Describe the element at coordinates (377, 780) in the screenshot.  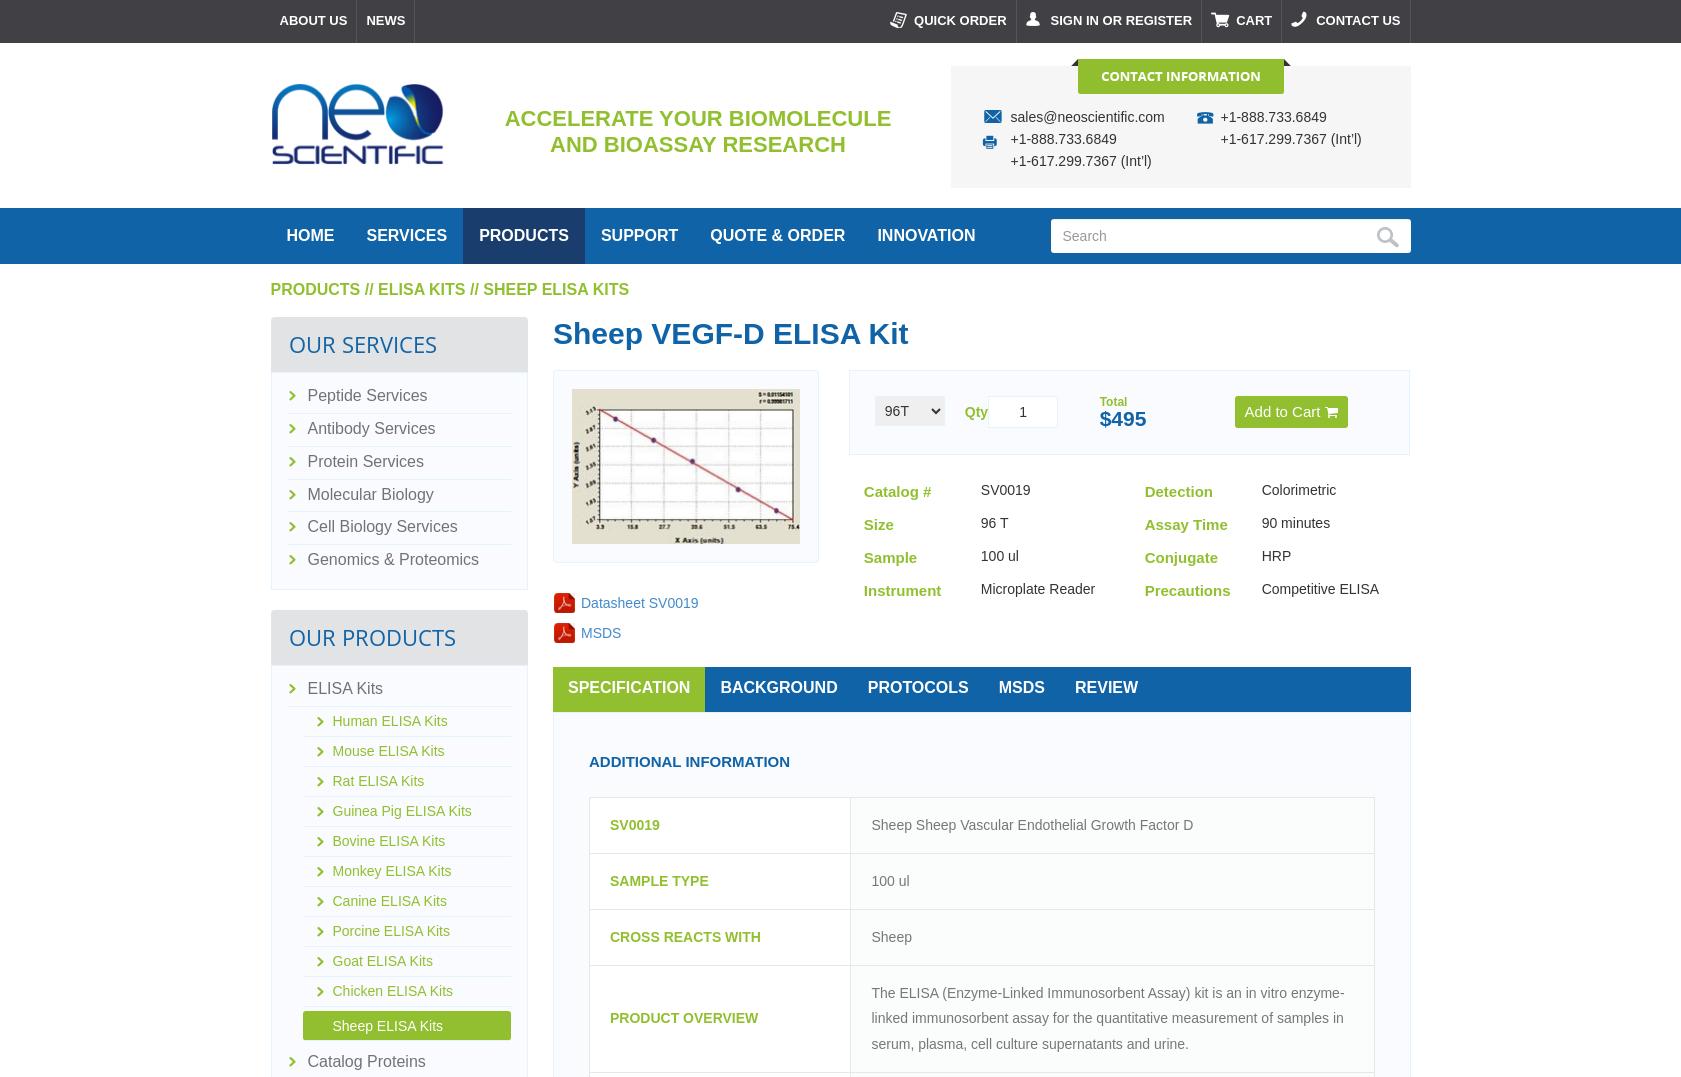
I see `'Rat ELISA Kits'` at that location.